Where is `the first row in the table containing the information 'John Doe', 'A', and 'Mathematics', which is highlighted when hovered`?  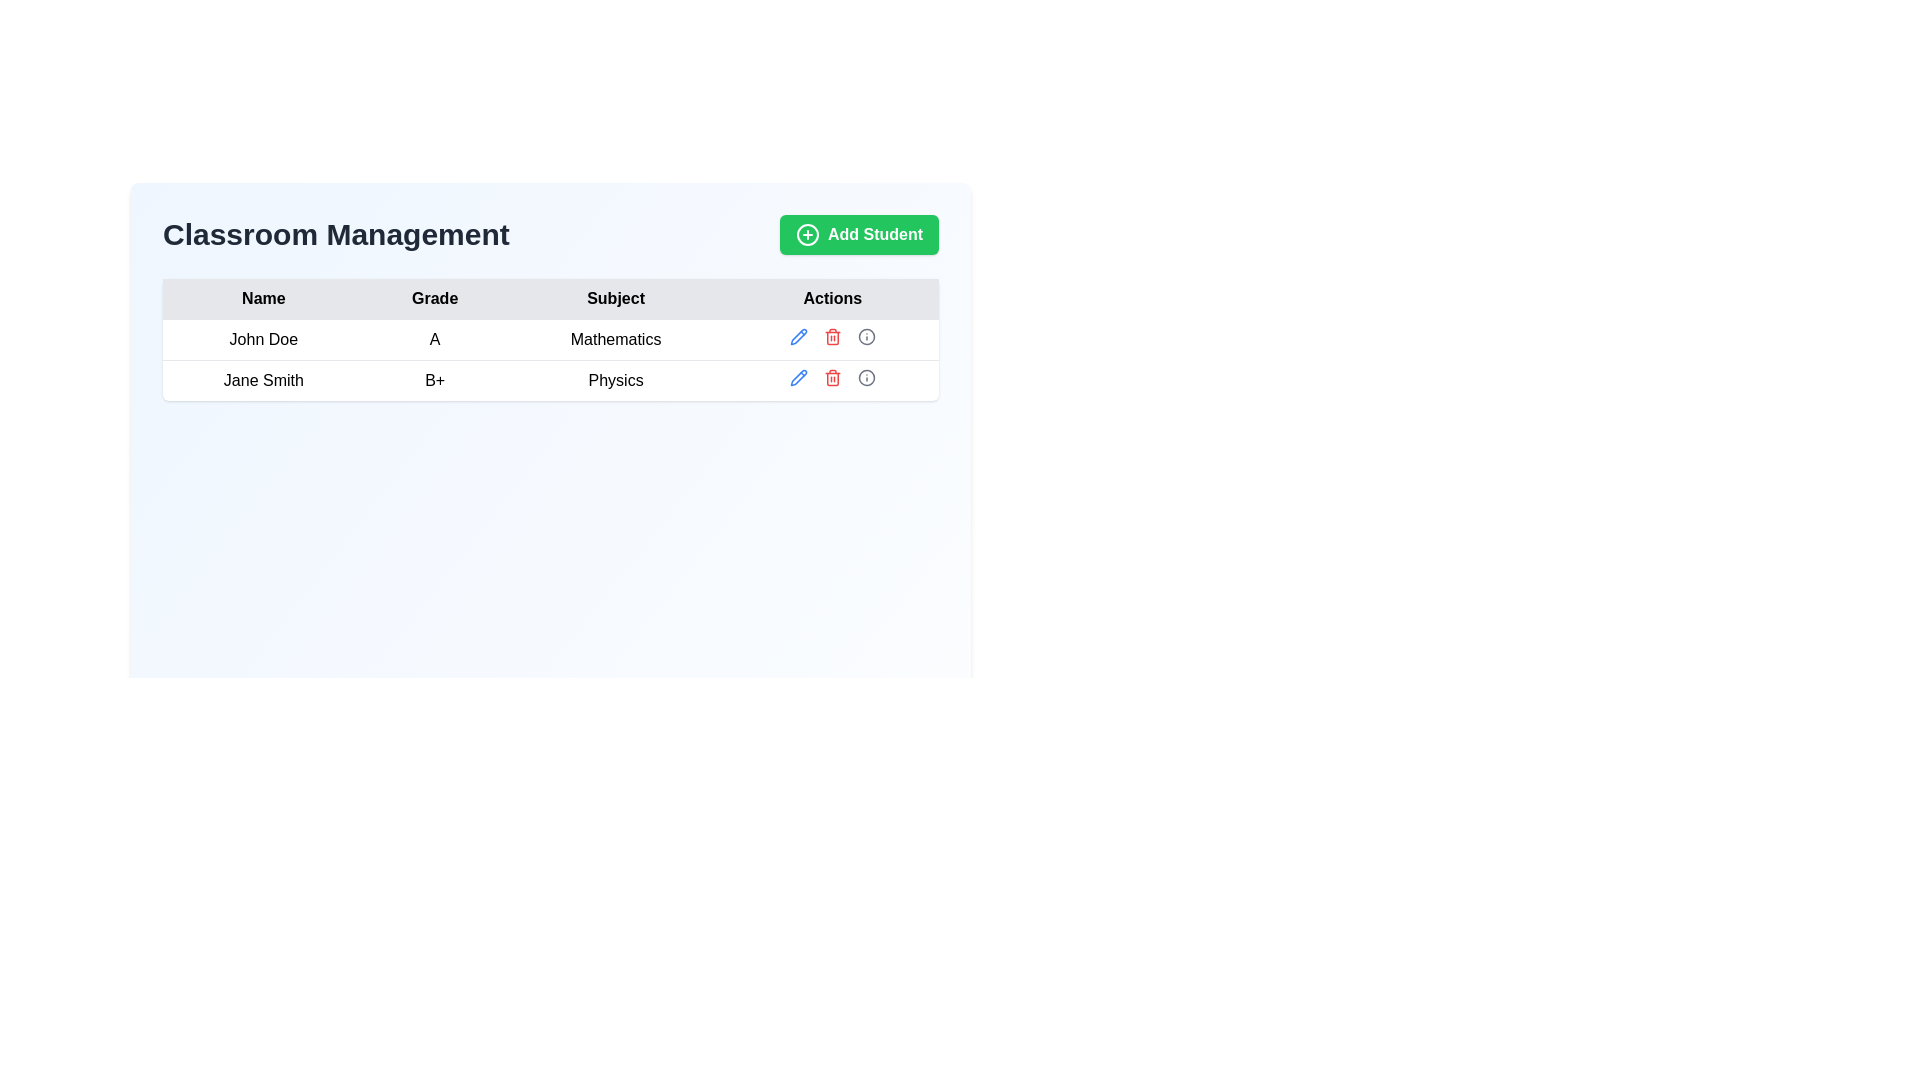 the first row in the table containing the information 'John Doe', 'A', and 'Mathematics', which is highlighted when hovered is located at coordinates (551, 338).